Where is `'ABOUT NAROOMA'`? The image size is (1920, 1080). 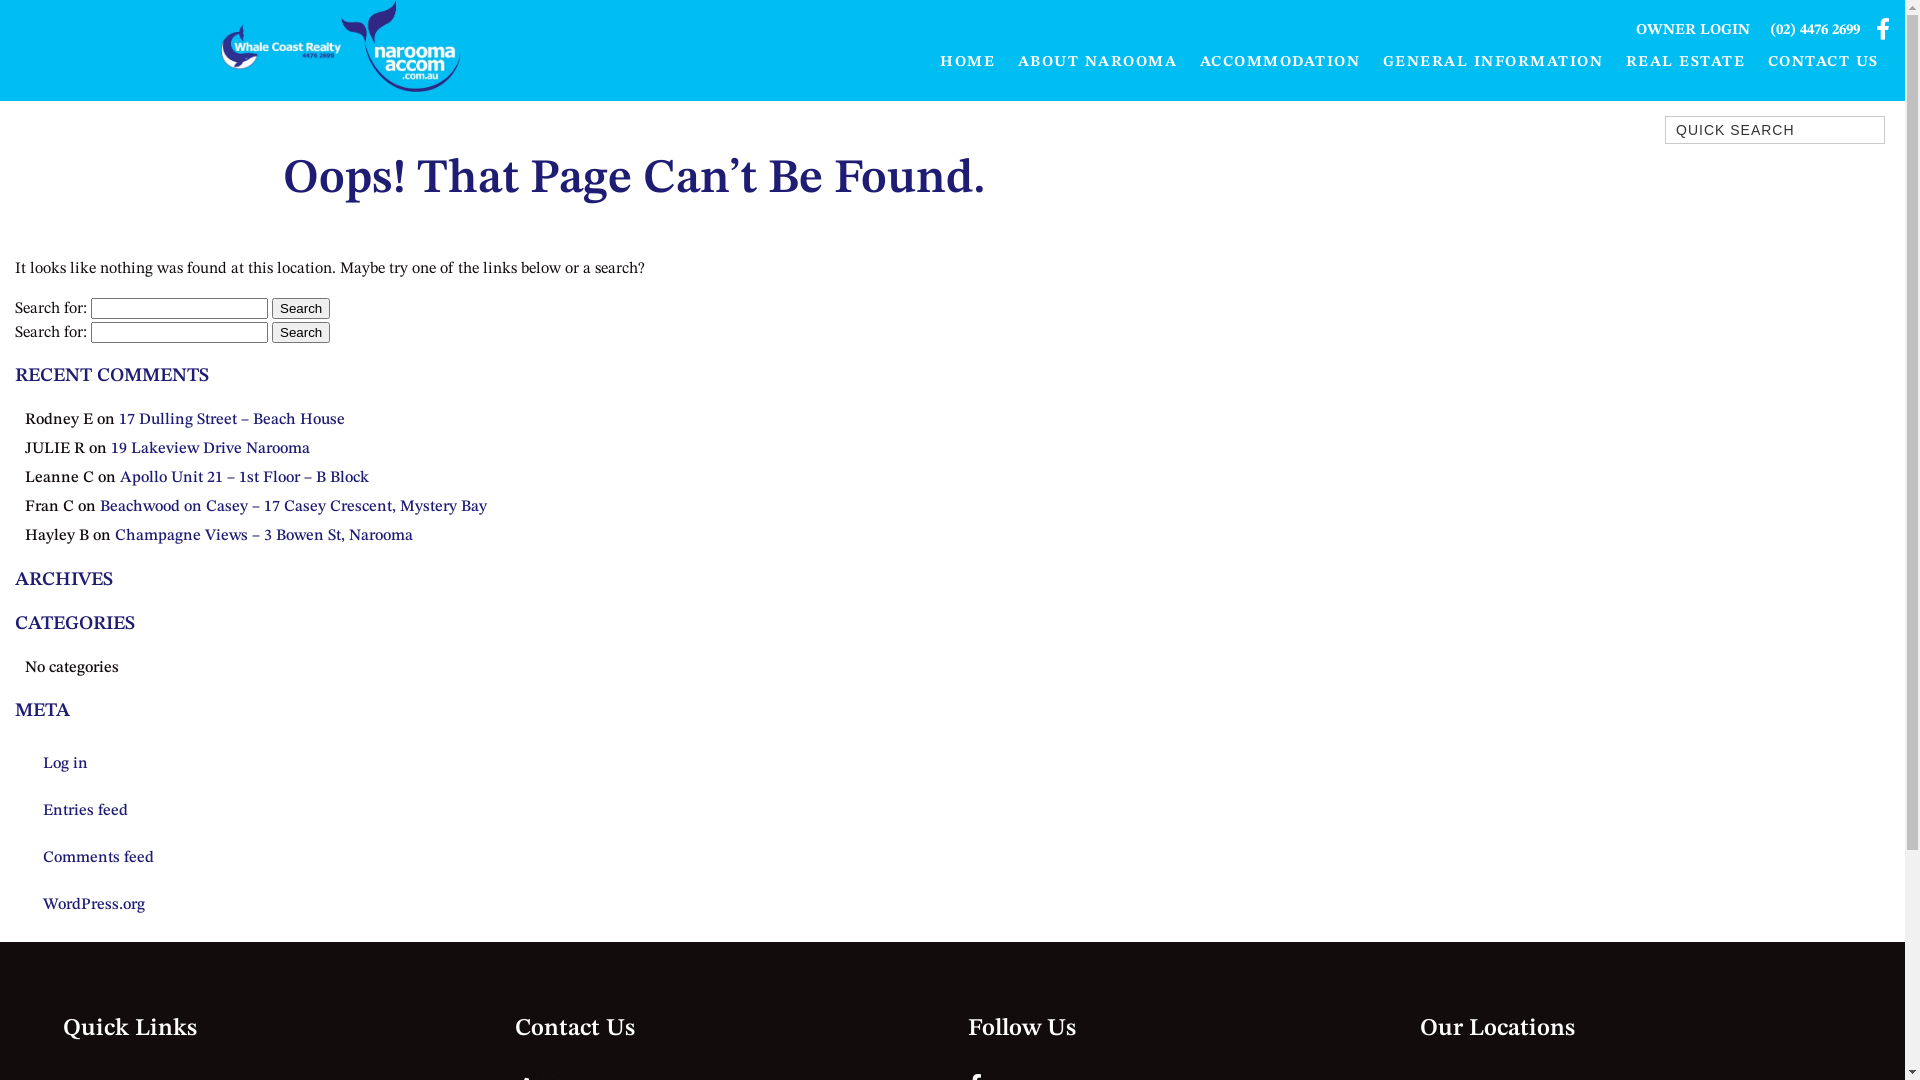
'ABOUT NAROOMA' is located at coordinates (1096, 61).